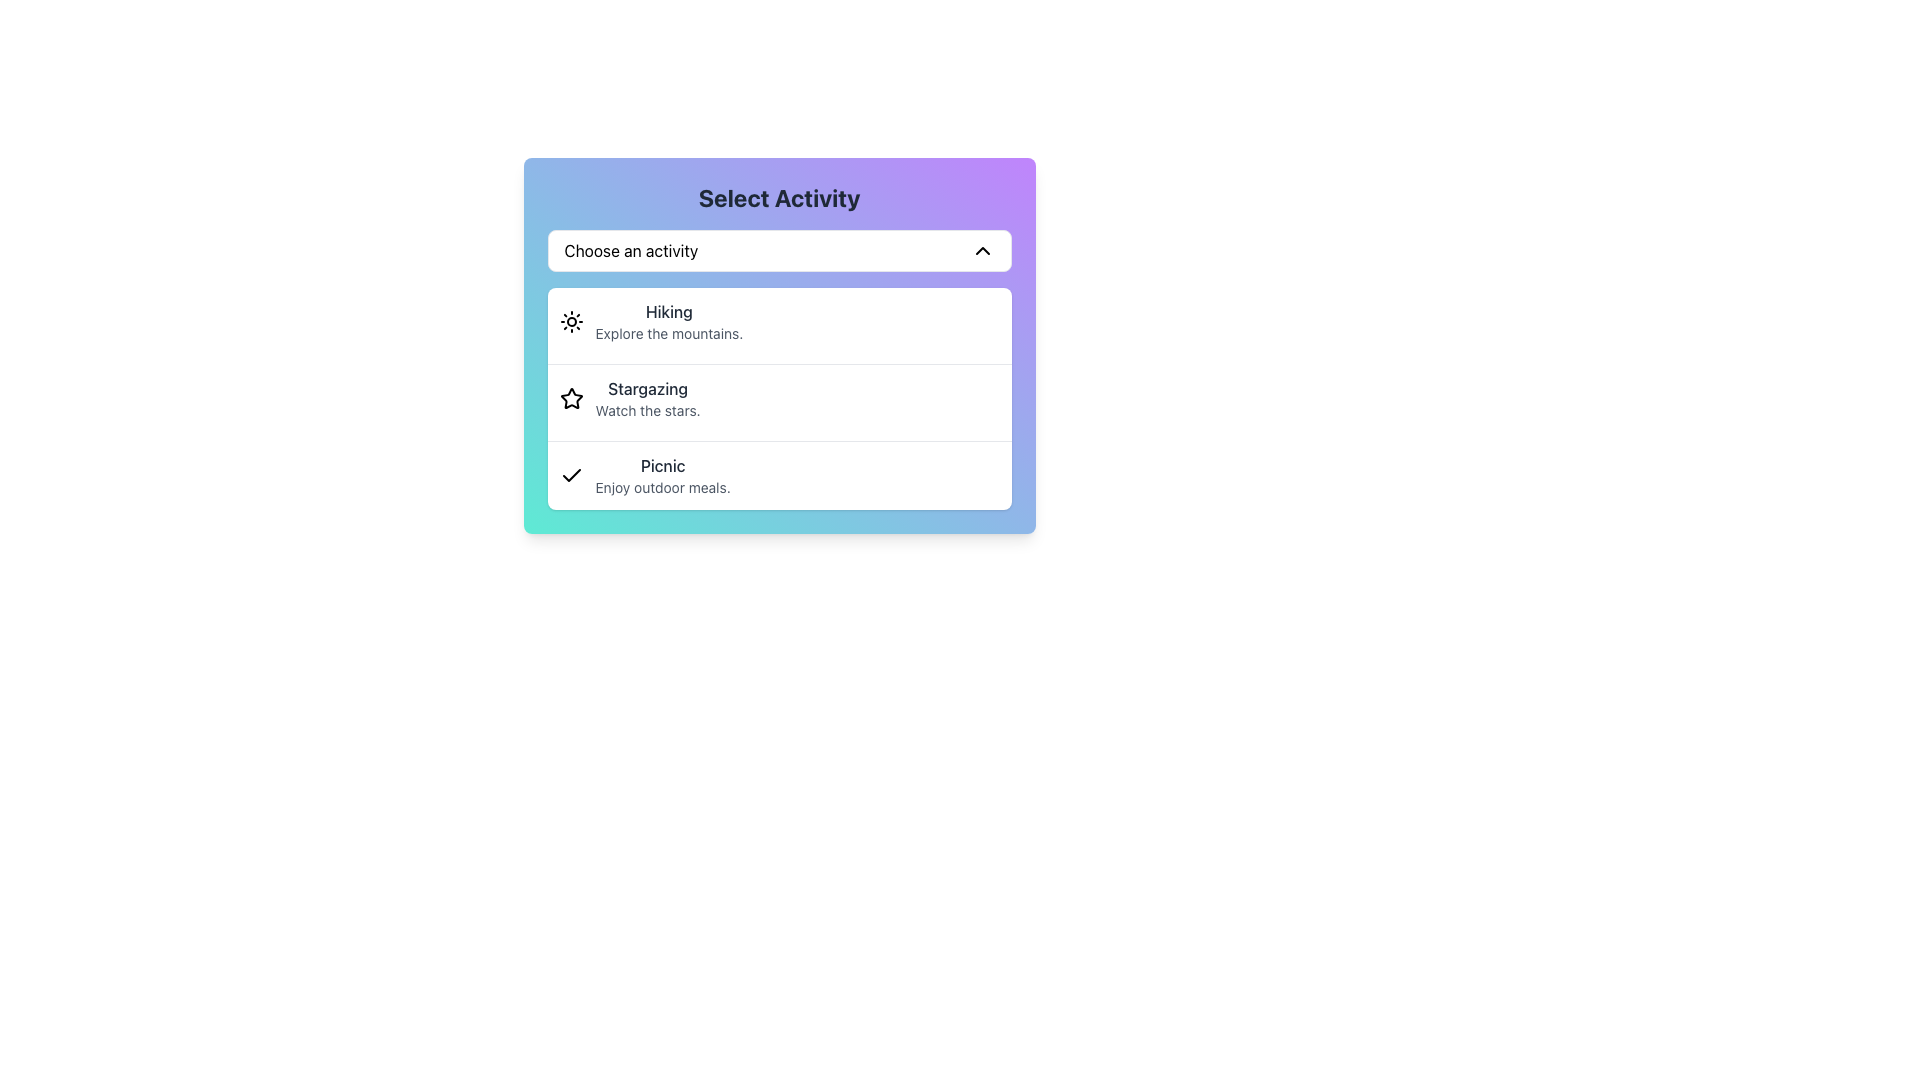 The image size is (1920, 1080). What do you see at coordinates (648, 398) in the screenshot?
I see `text of the second activity option 'Stargazing' in the dropdown list under 'Select Activity', identifiable by the star icon` at bounding box center [648, 398].